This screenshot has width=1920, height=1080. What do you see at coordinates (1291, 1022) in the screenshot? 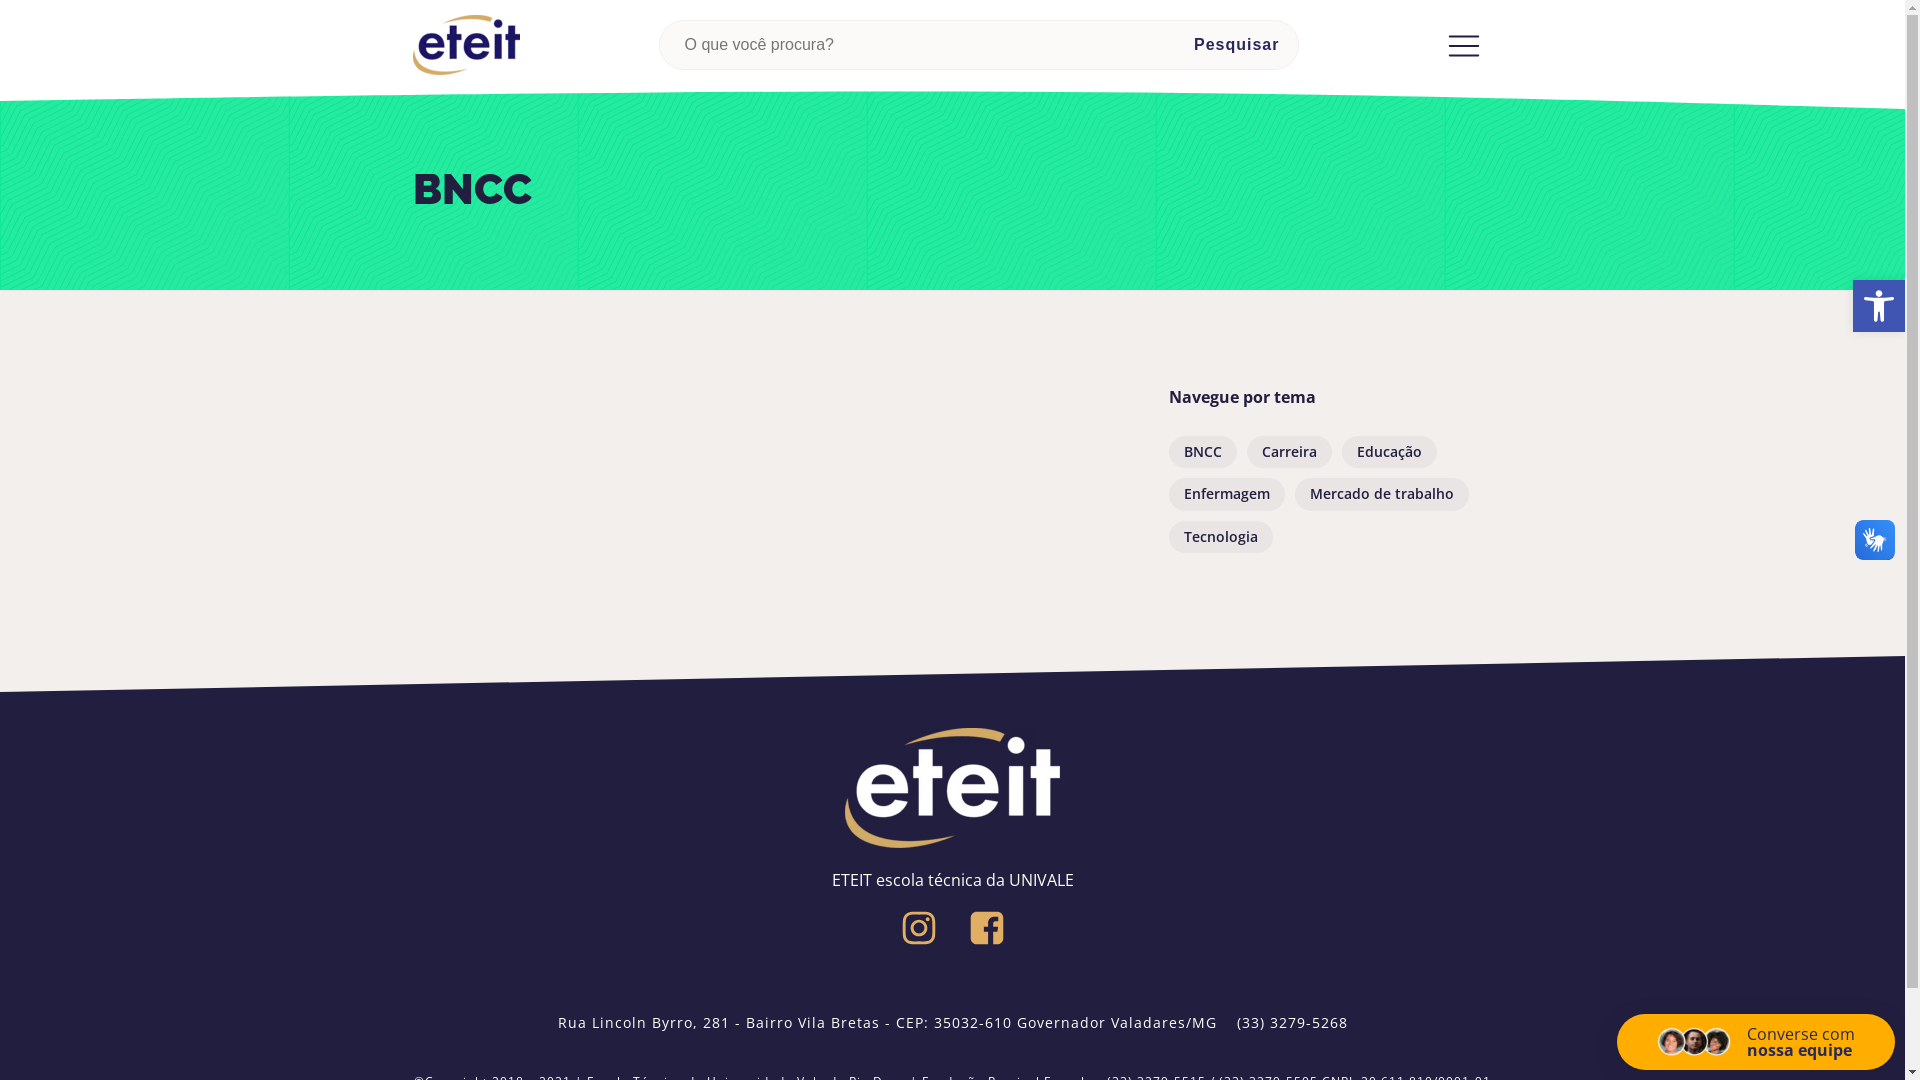
I see `'(33) 3279-5268'` at bounding box center [1291, 1022].